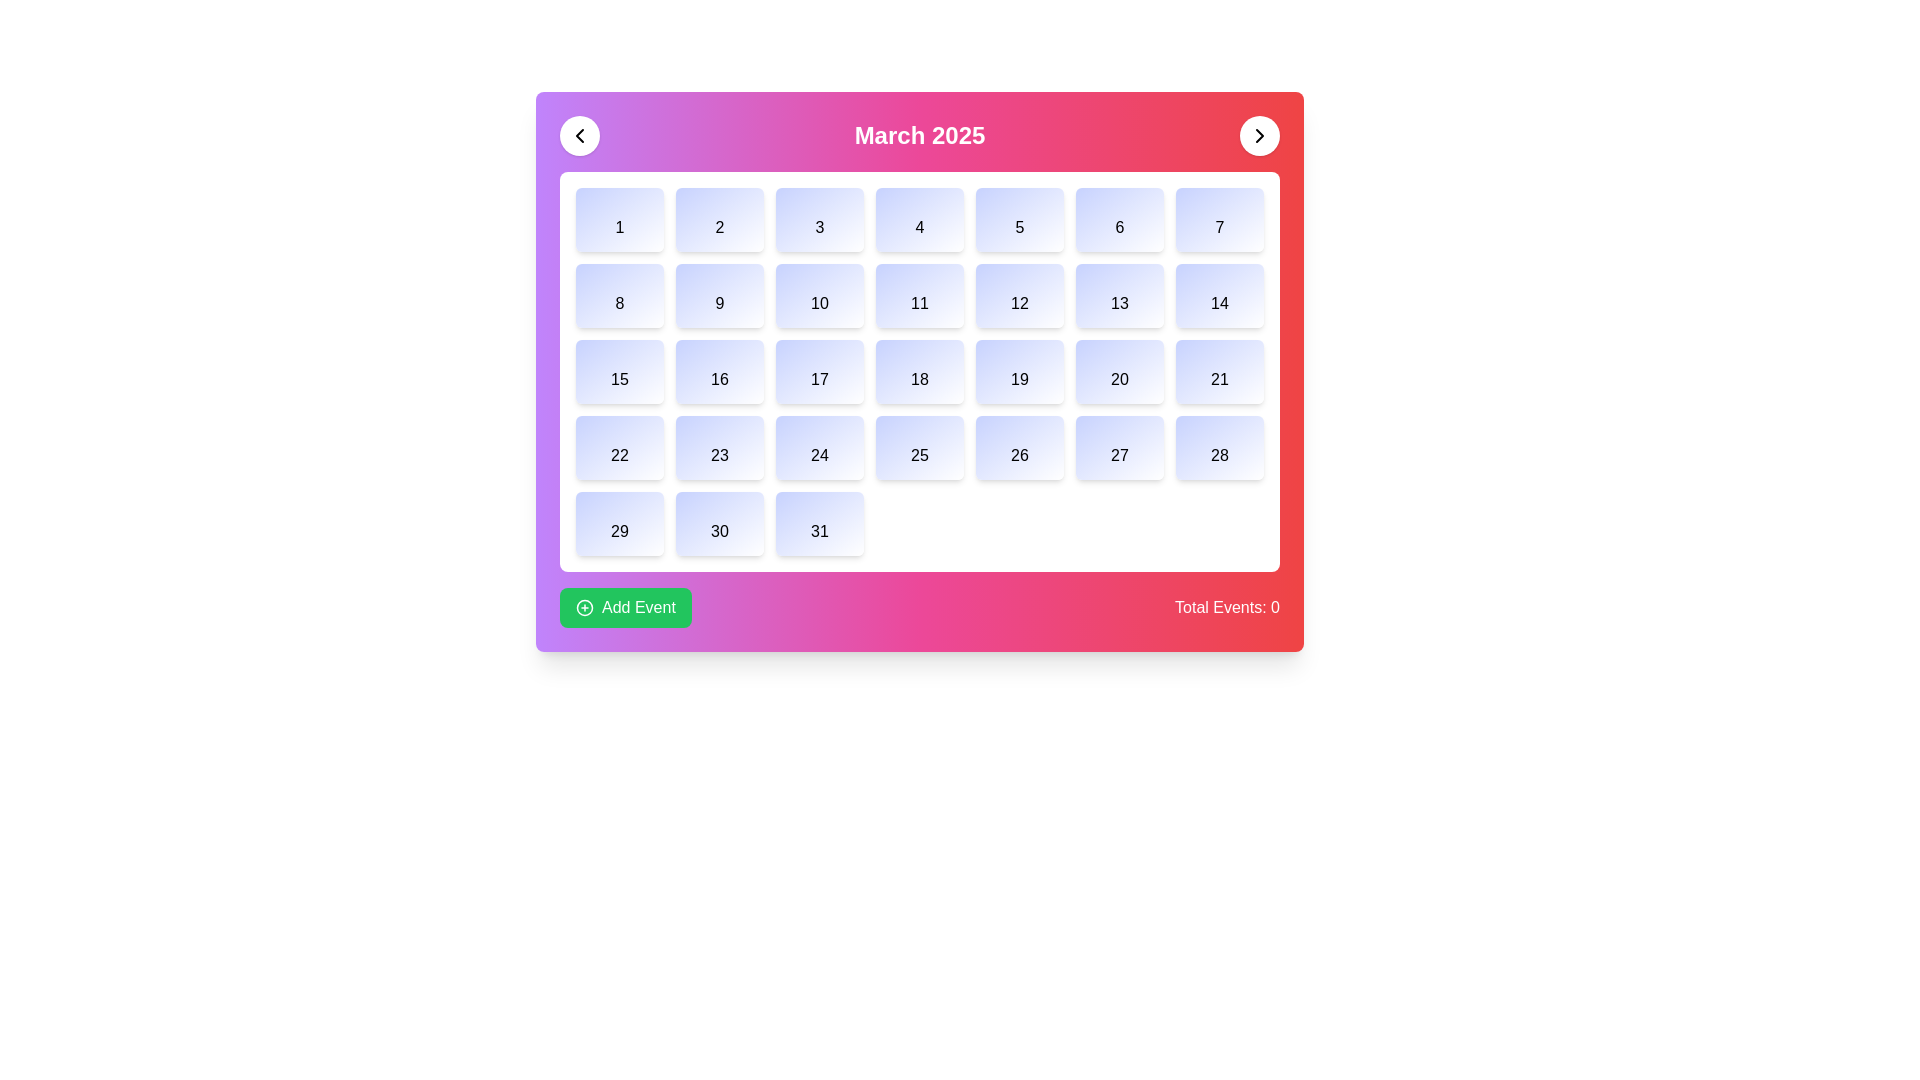 This screenshot has width=1920, height=1080. What do you see at coordinates (1218, 219) in the screenshot?
I see `the calendar date tile representing the 7th of the month` at bounding box center [1218, 219].